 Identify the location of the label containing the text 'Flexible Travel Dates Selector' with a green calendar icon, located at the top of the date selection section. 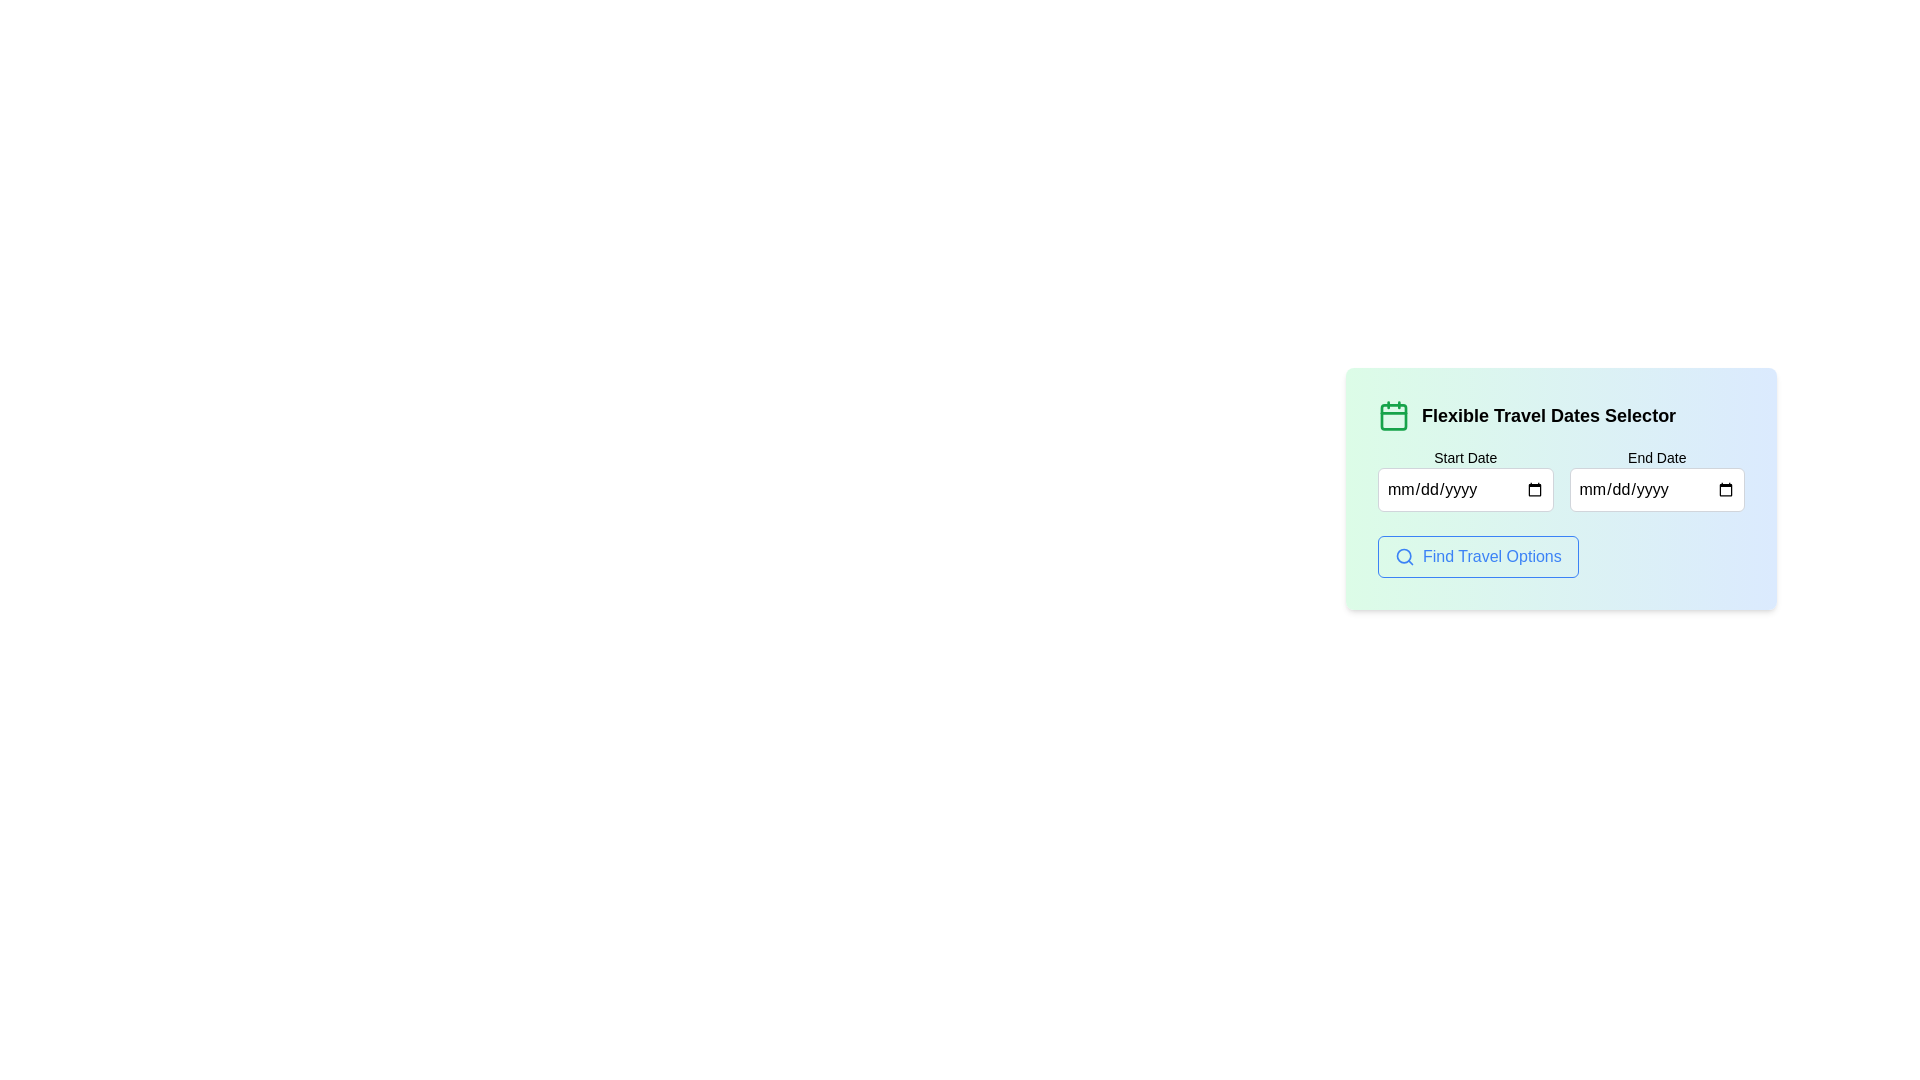
(1560, 415).